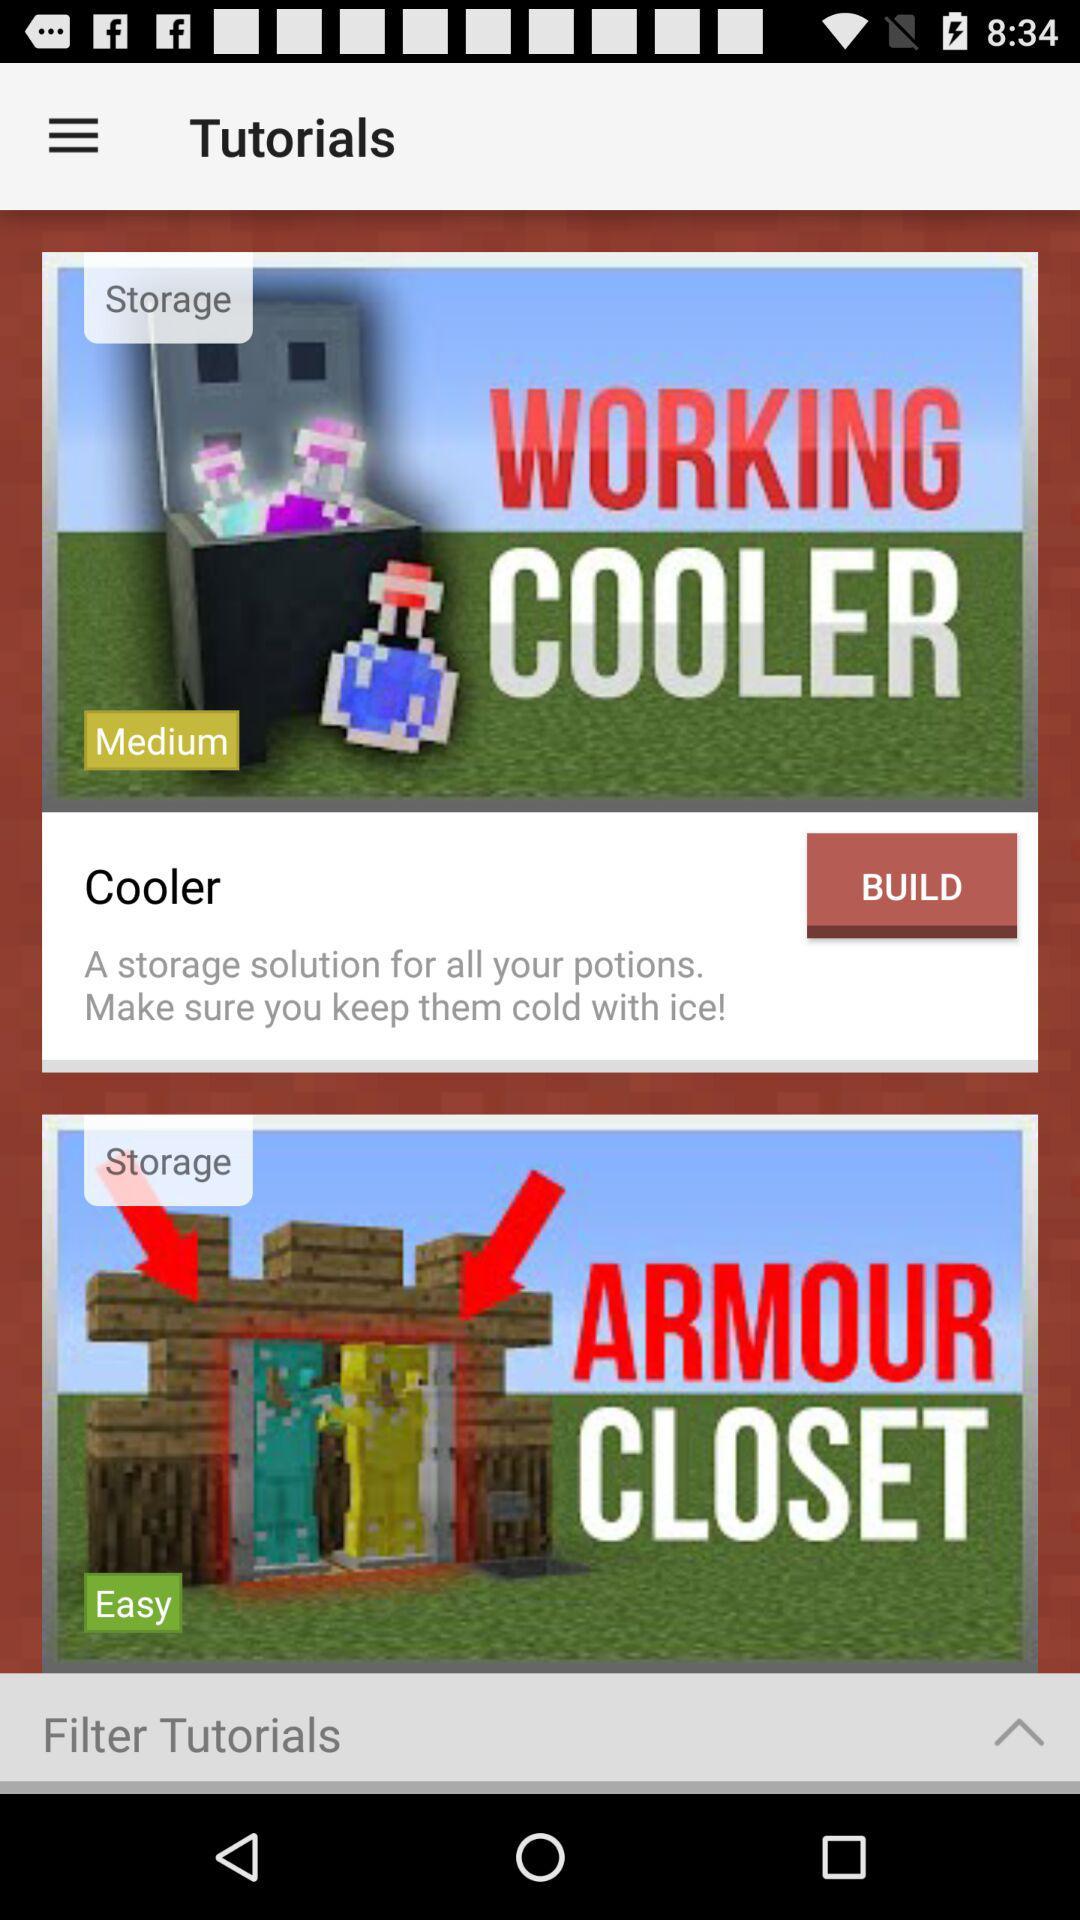 Image resolution: width=1080 pixels, height=1920 pixels. Describe the element at coordinates (434, 984) in the screenshot. I see `the icon next to the build icon` at that location.